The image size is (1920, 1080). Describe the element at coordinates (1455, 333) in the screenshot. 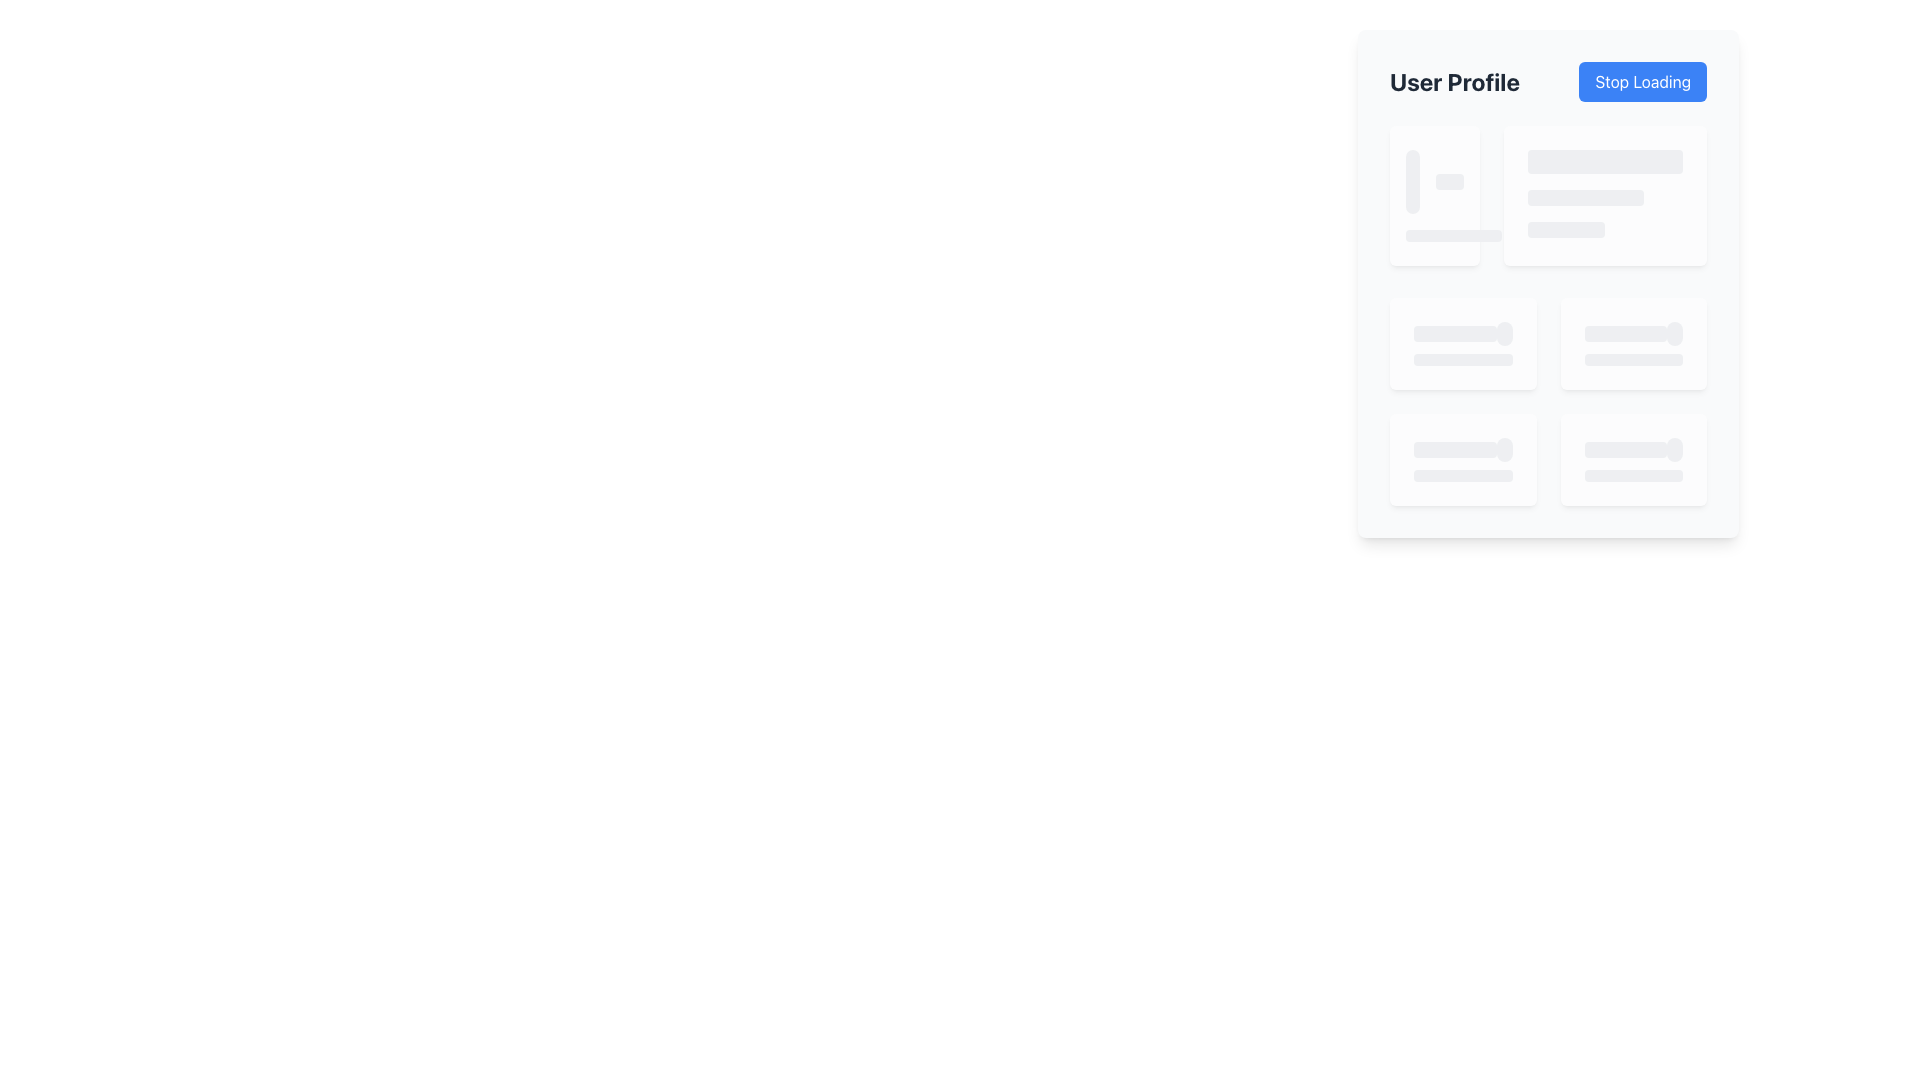

I see `the decorative placeholder or progress bar located towards the middle-right of the user interface, which serves as a loading state or inactive progress bar` at that location.